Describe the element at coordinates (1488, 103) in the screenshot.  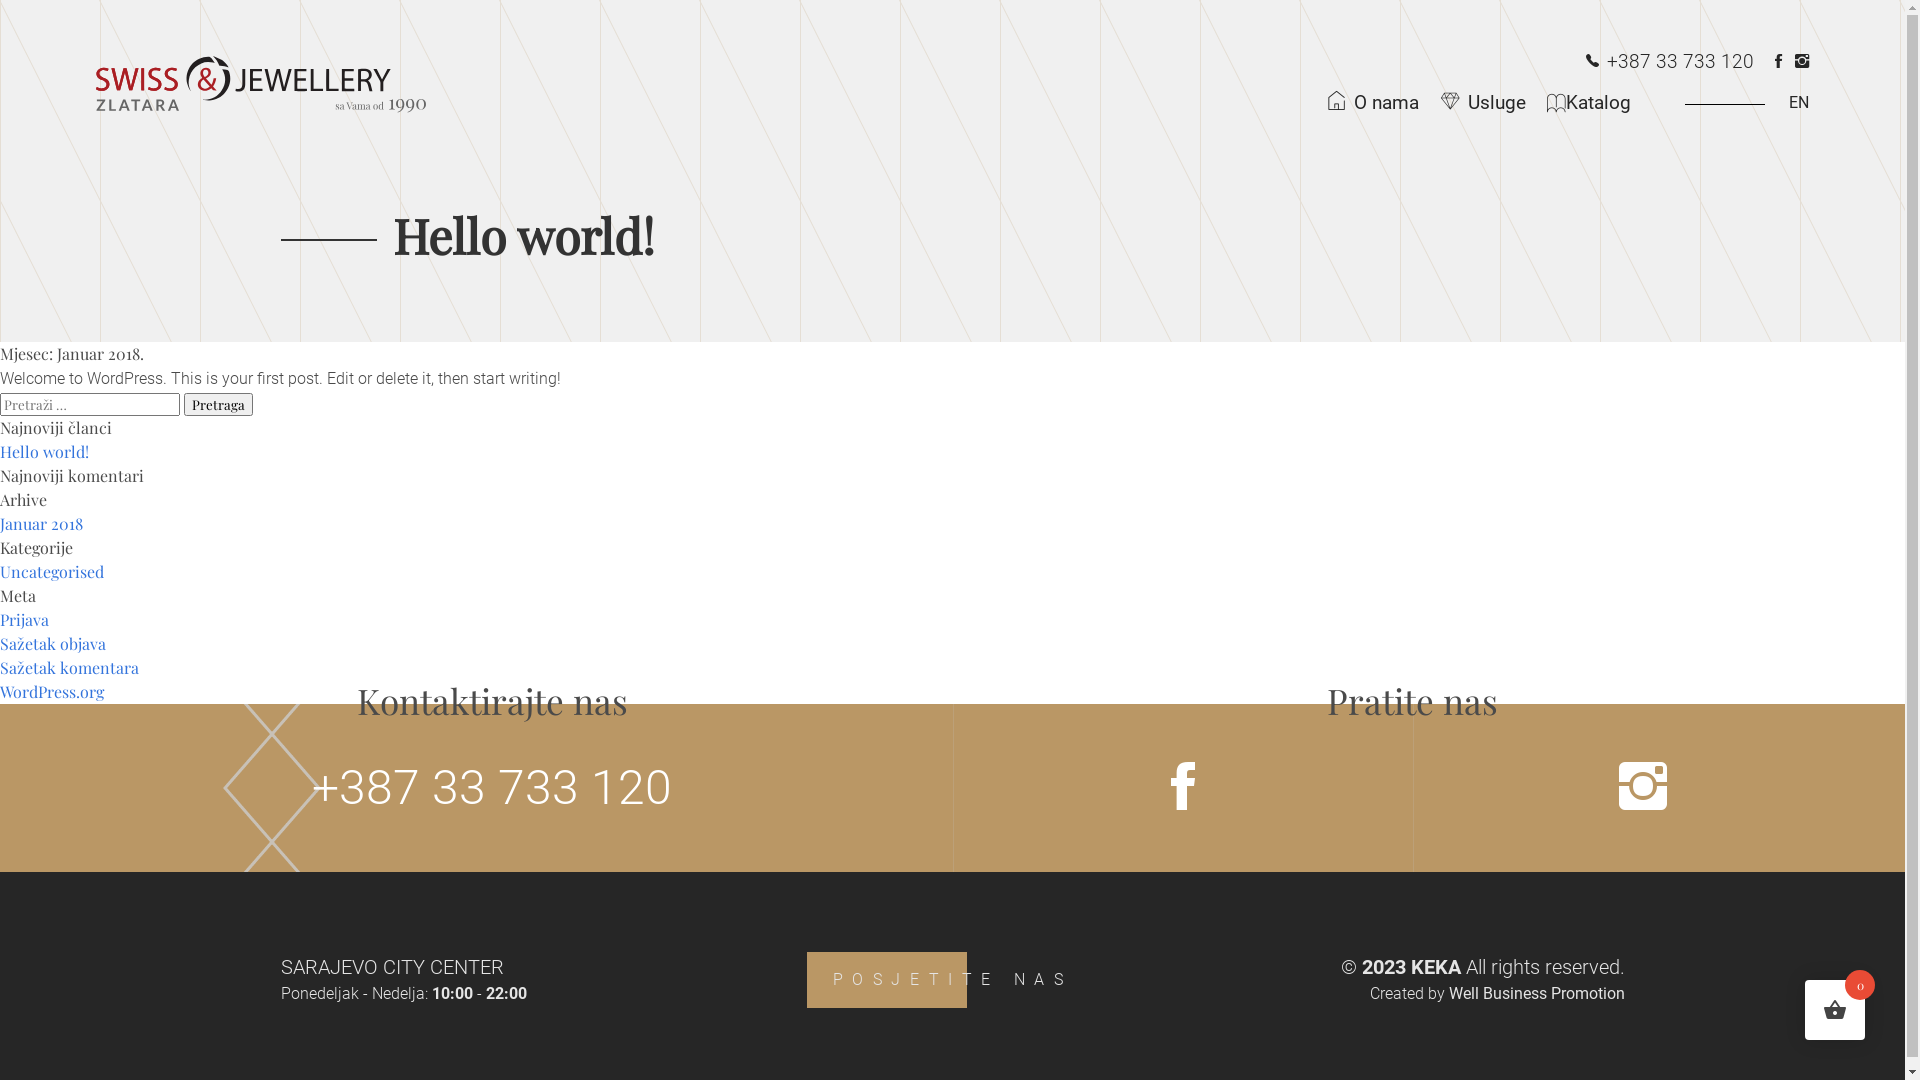
I see `'Usluge'` at that location.